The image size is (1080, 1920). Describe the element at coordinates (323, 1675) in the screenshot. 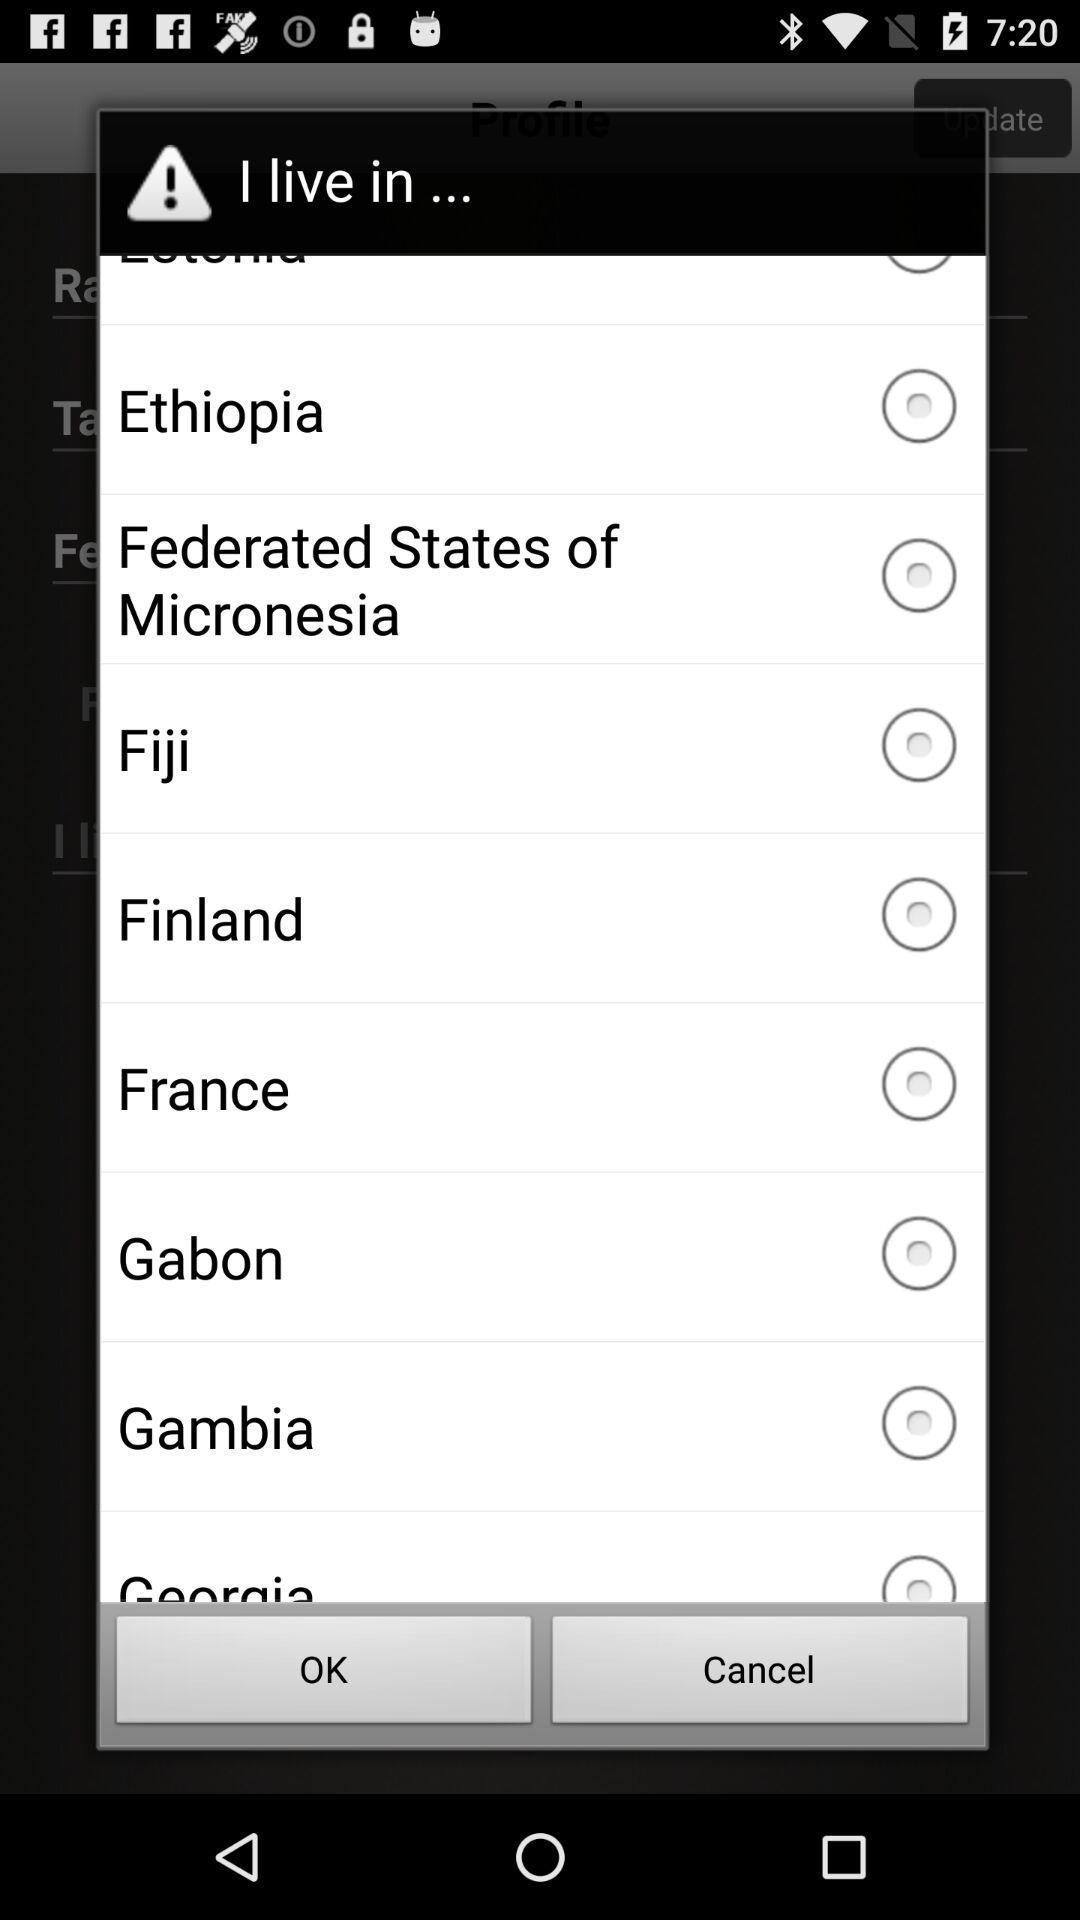

I see `icon below georgia` at that location.